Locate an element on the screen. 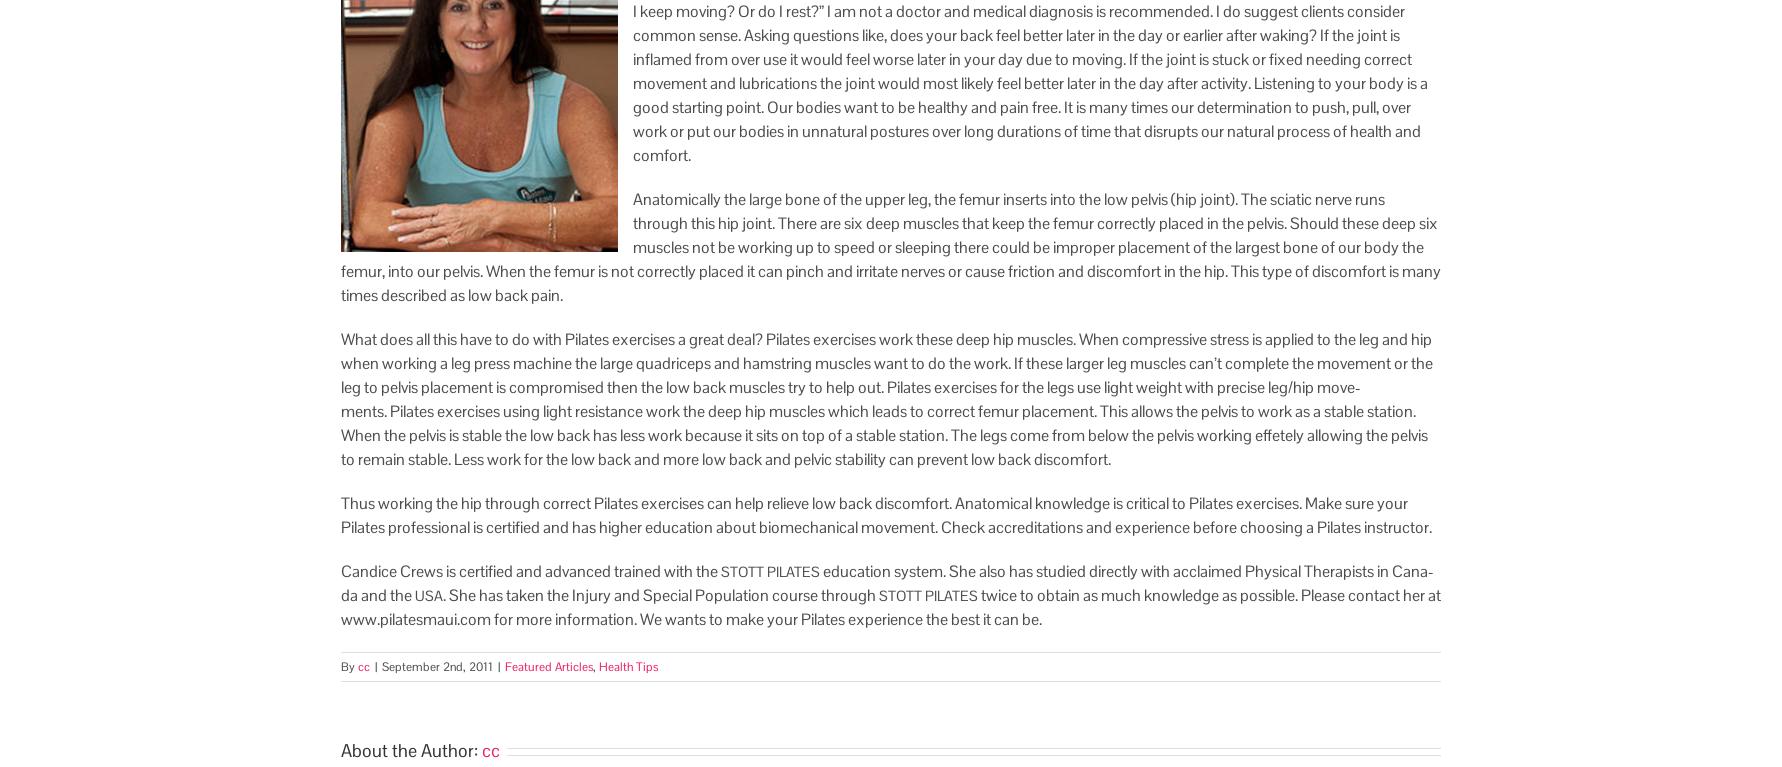 This screenshot has width=1782, height=767. 'What does all this have to do with Pilates exer­cis­es a great deal? Pilates exer­cis­es work these deep hip mus­cles. When com­pres­sive stress is applied to the leg and hip when work­ing a leg press machine the large quadri­ceps and ham­string mus­cles want to do the work. If these larg­er leg mus­cles can’t com­plete the move­ment or the leg to pelvis place­ment is com­pro­mised then the low back mus­cles try to help out. Pilates exer­cis­es for the legs use light weight with pre­cise leg/hip move­ments. Pilates exer­cis­es using light resis­tance work the deep hip mus­cles which leads to cor­rect femur place­ment. This allows the pelvis to work as a sta­ble sta­tion. When the pelvis is sta­ble the low back has less work because it sits on top of a sta­ble sta­tion. The legs come from below the pelvis work­ing effete­ly allow­ing the pelvis to remain sta­ble. Less work for the low back and more low back and pelvic sta­bil­i­ty can pre­vent low back discomfort.' is located at coordinates (886, 399).